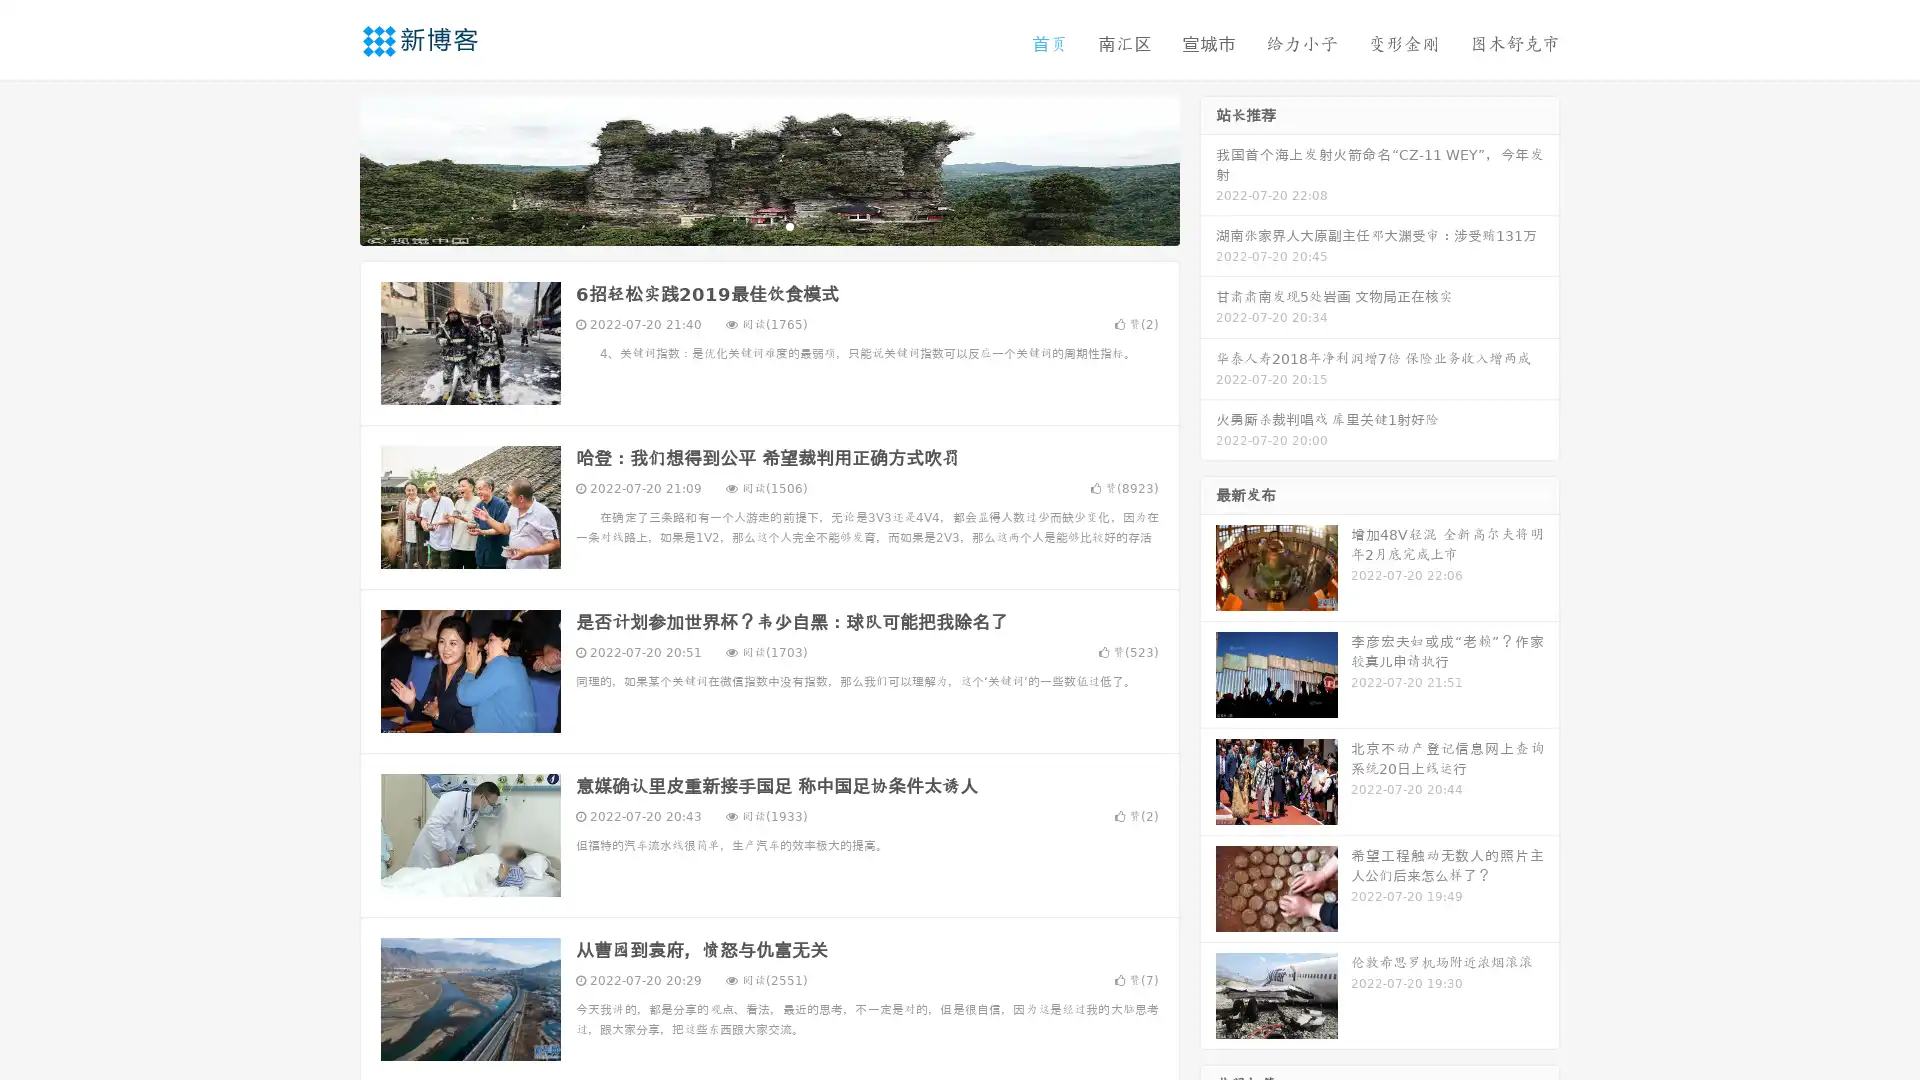 The width and height of the screenshot is (1920, 1080). Describe the element at coordinates (789, 225) in the screenshot. I see `Go to slide 3` at that location.